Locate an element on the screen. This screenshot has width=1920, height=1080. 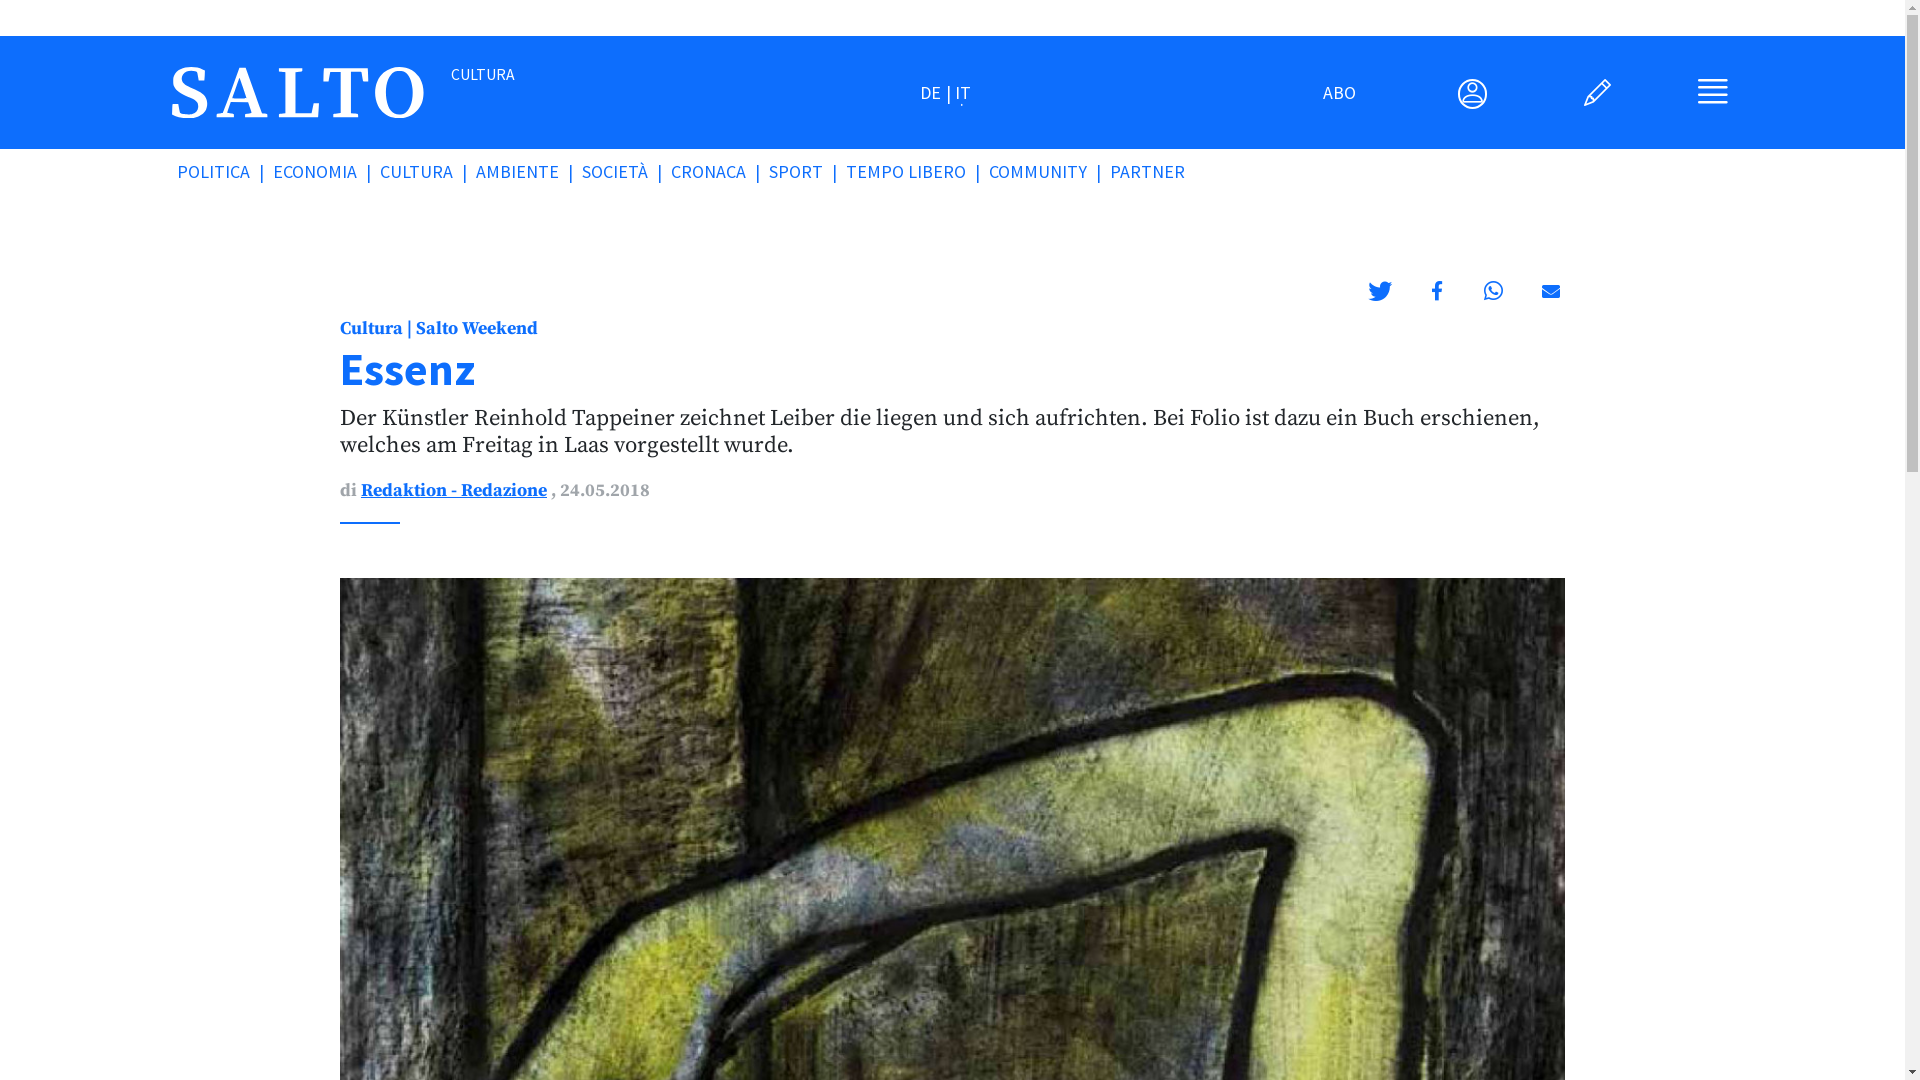
'Condividi su Facebook' is located at coordinates (1420, 289).